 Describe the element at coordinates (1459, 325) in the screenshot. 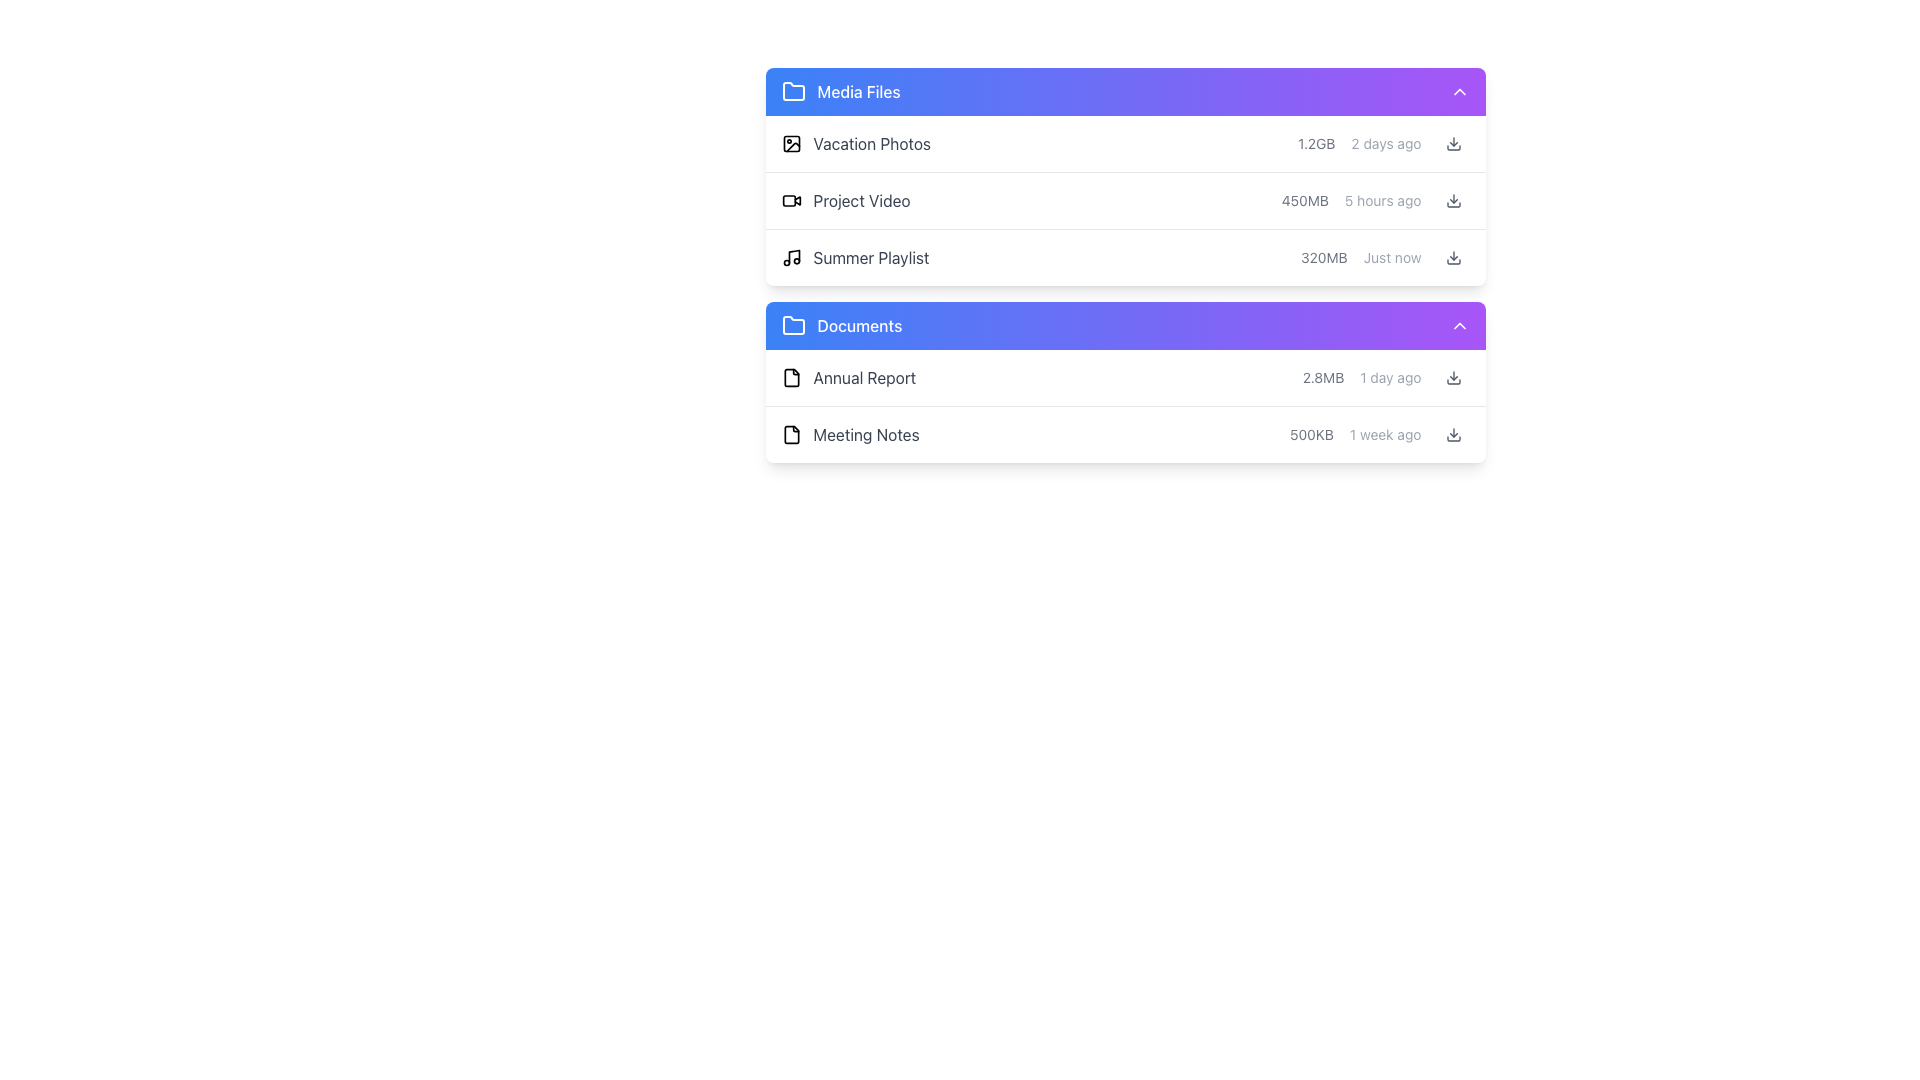

I see `the downward-facing chevron icon with a white stroke on a purple gradient background in the 'Documents' section header` at that location.